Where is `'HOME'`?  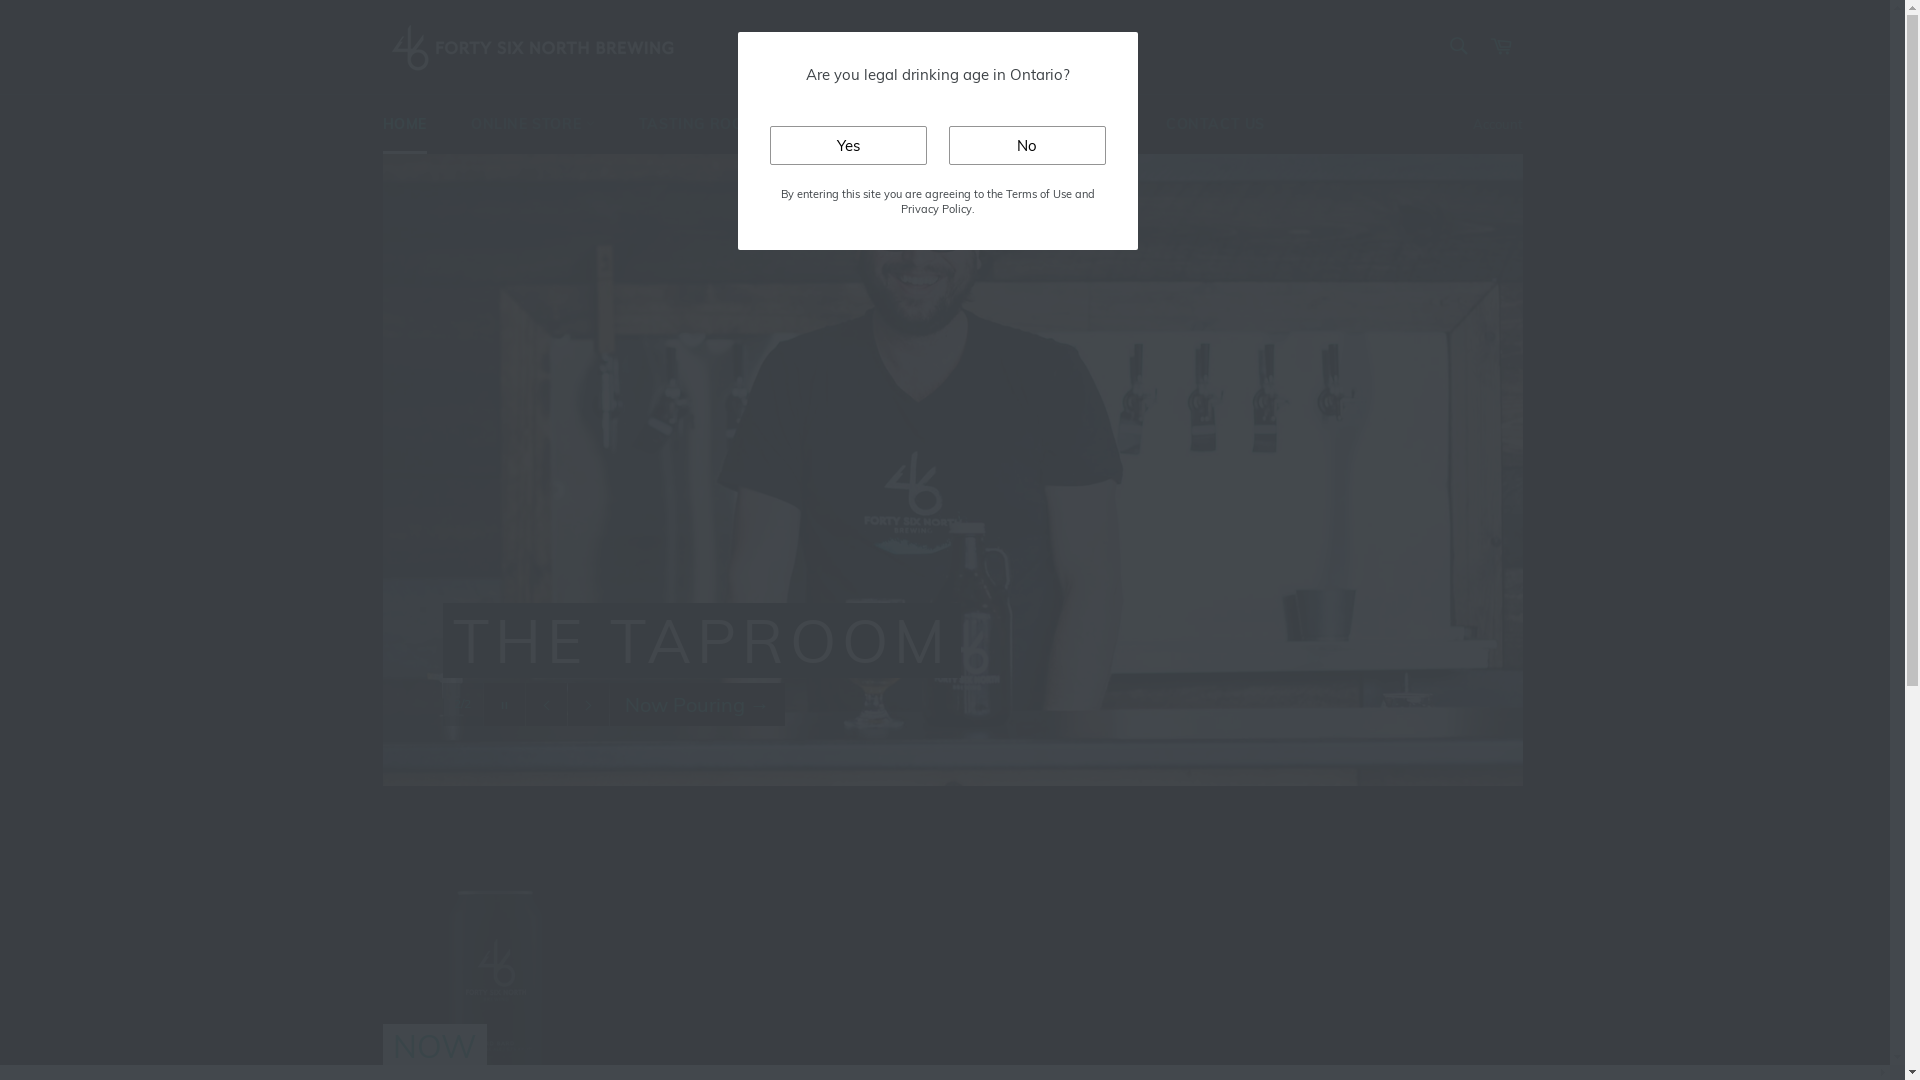
'HOME' is located at coordinates (402, 124).